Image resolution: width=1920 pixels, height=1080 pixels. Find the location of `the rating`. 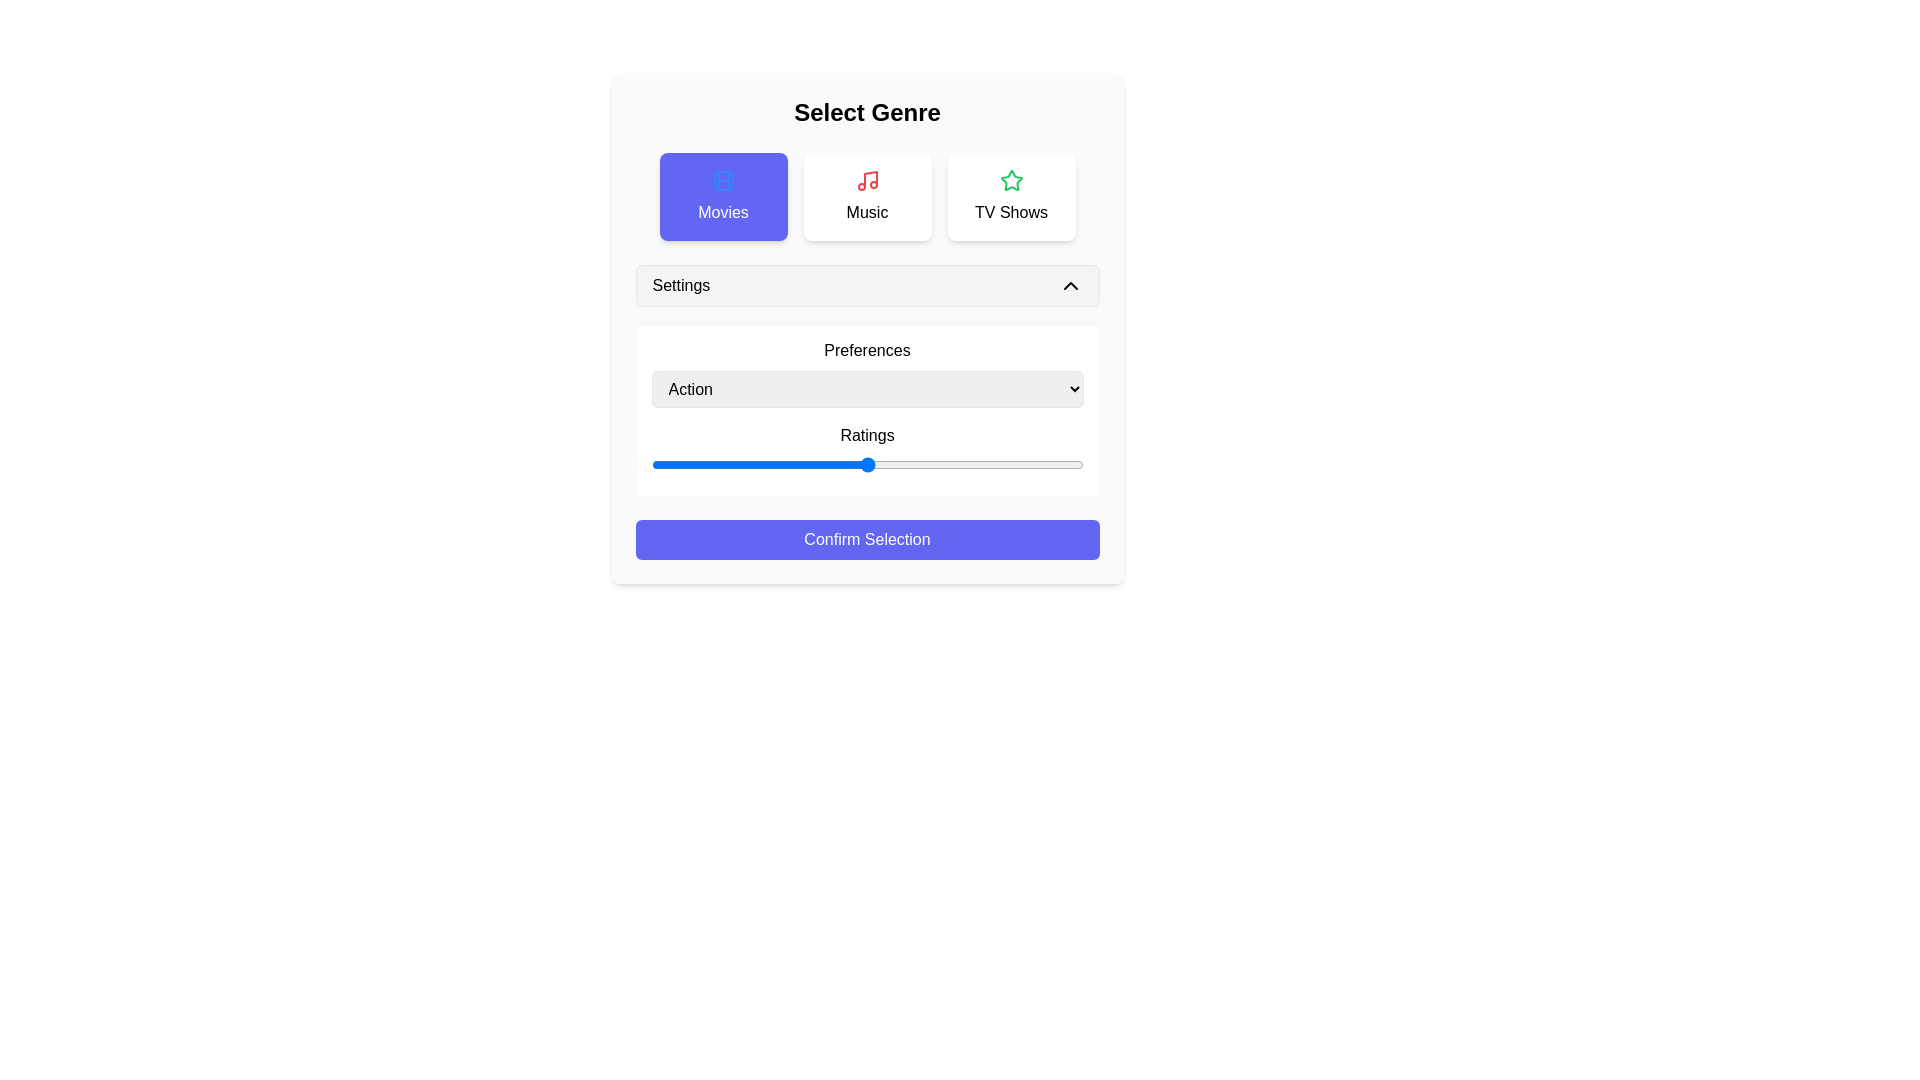

the rating is located at coordinates (935, 465).